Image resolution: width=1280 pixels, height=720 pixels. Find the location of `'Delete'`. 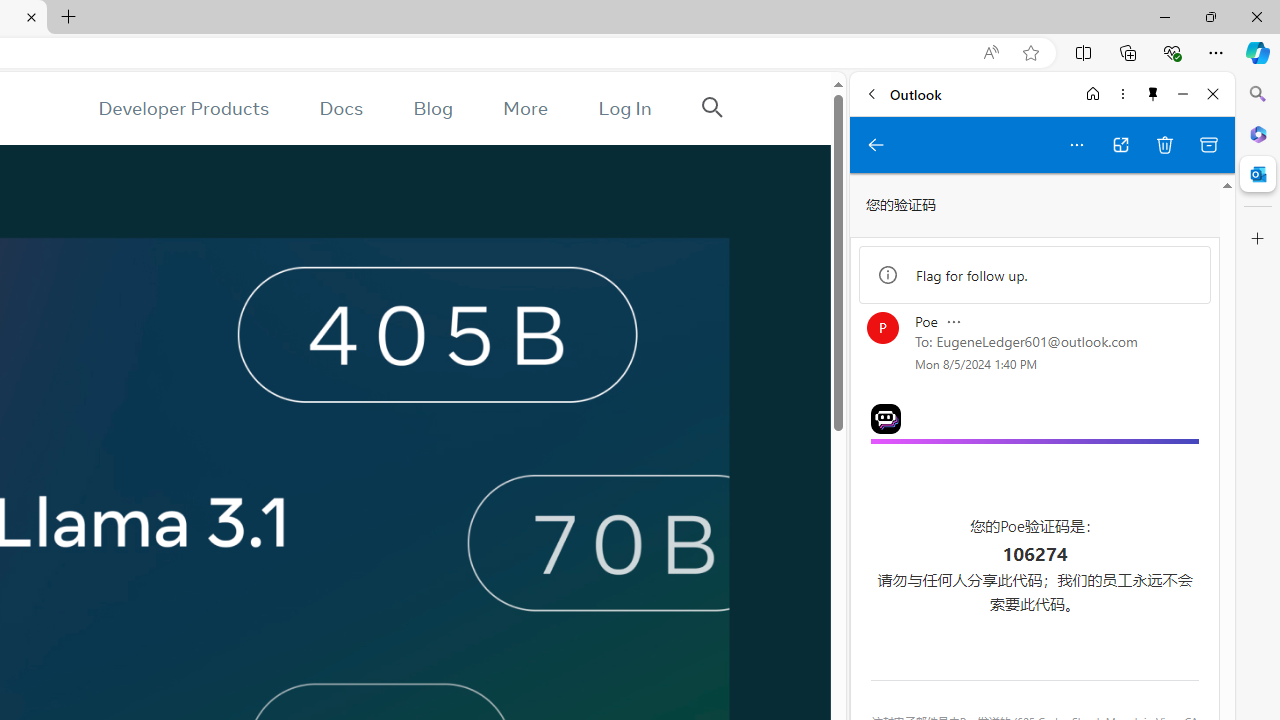

'Delete' is located at coordinates (1165, 144).